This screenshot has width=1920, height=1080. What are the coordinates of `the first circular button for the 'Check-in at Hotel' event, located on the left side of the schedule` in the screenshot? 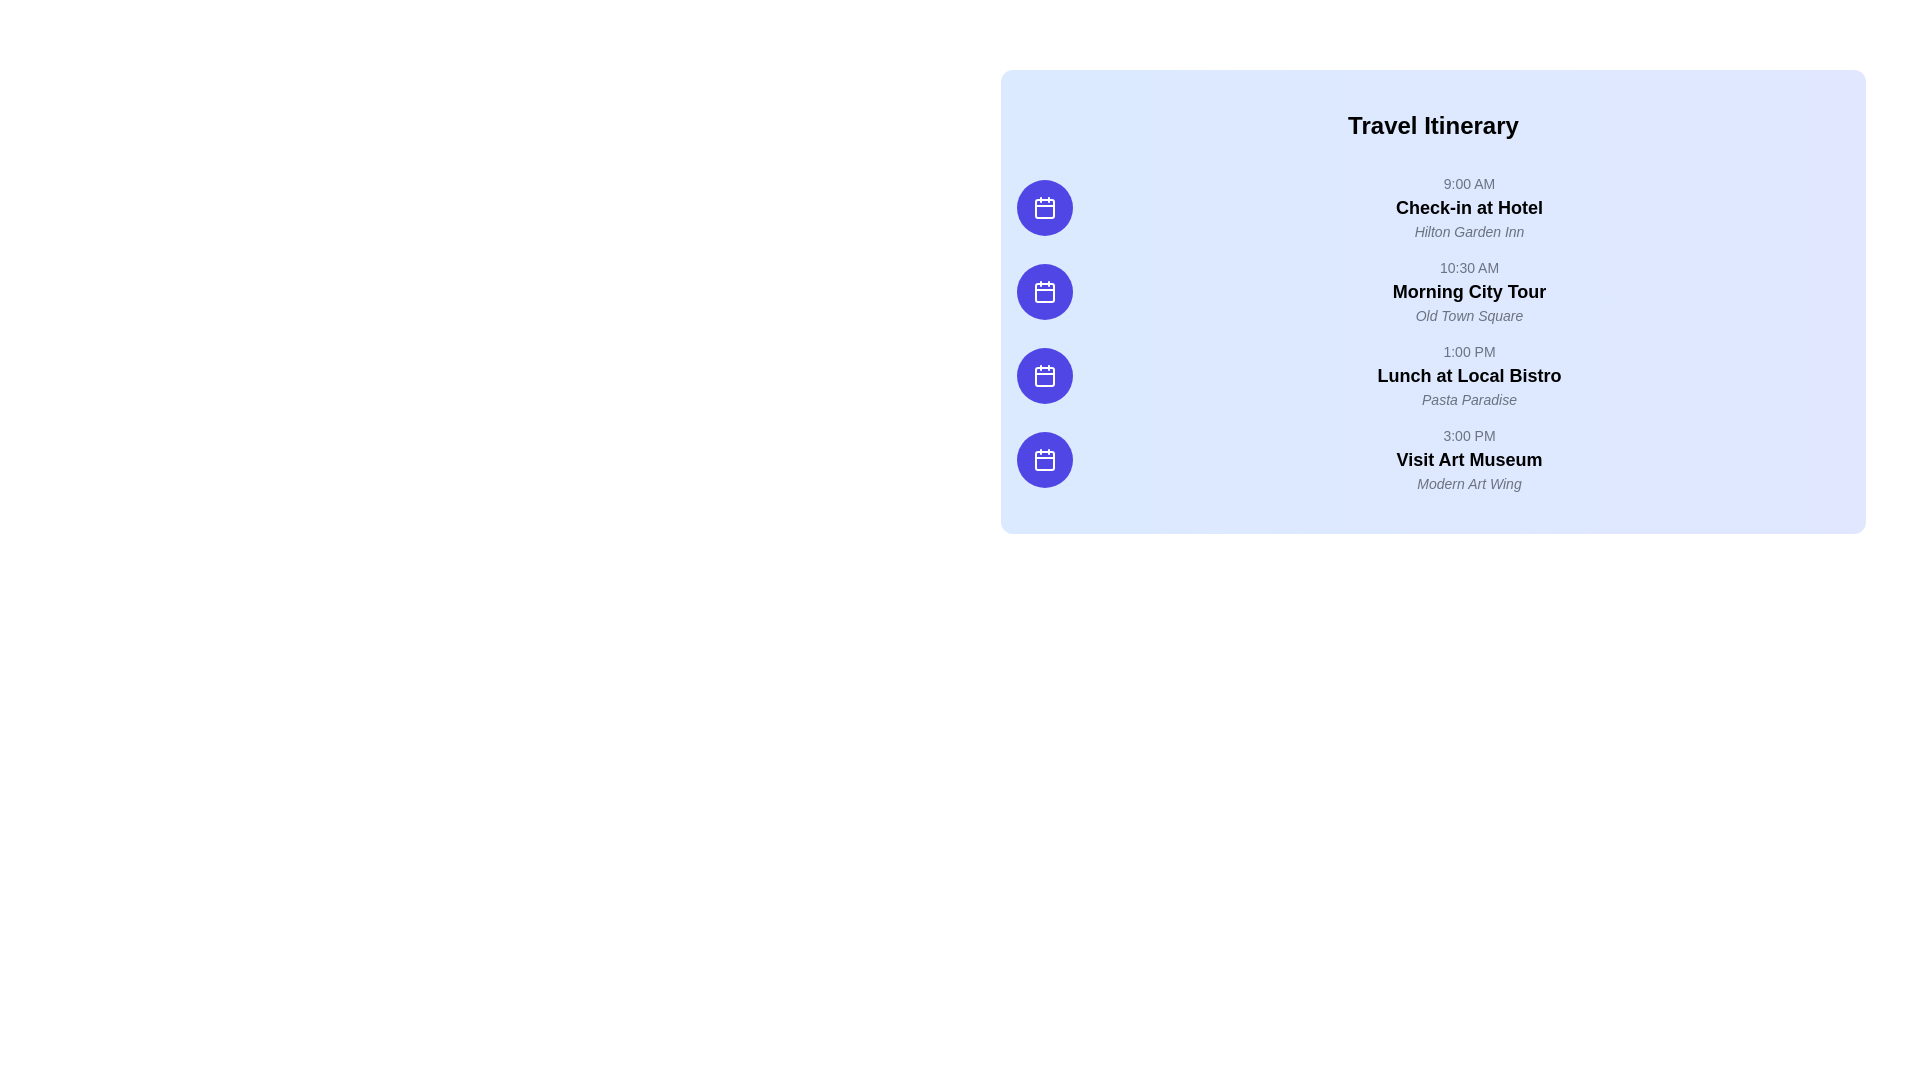 It's located at (1044, 208).